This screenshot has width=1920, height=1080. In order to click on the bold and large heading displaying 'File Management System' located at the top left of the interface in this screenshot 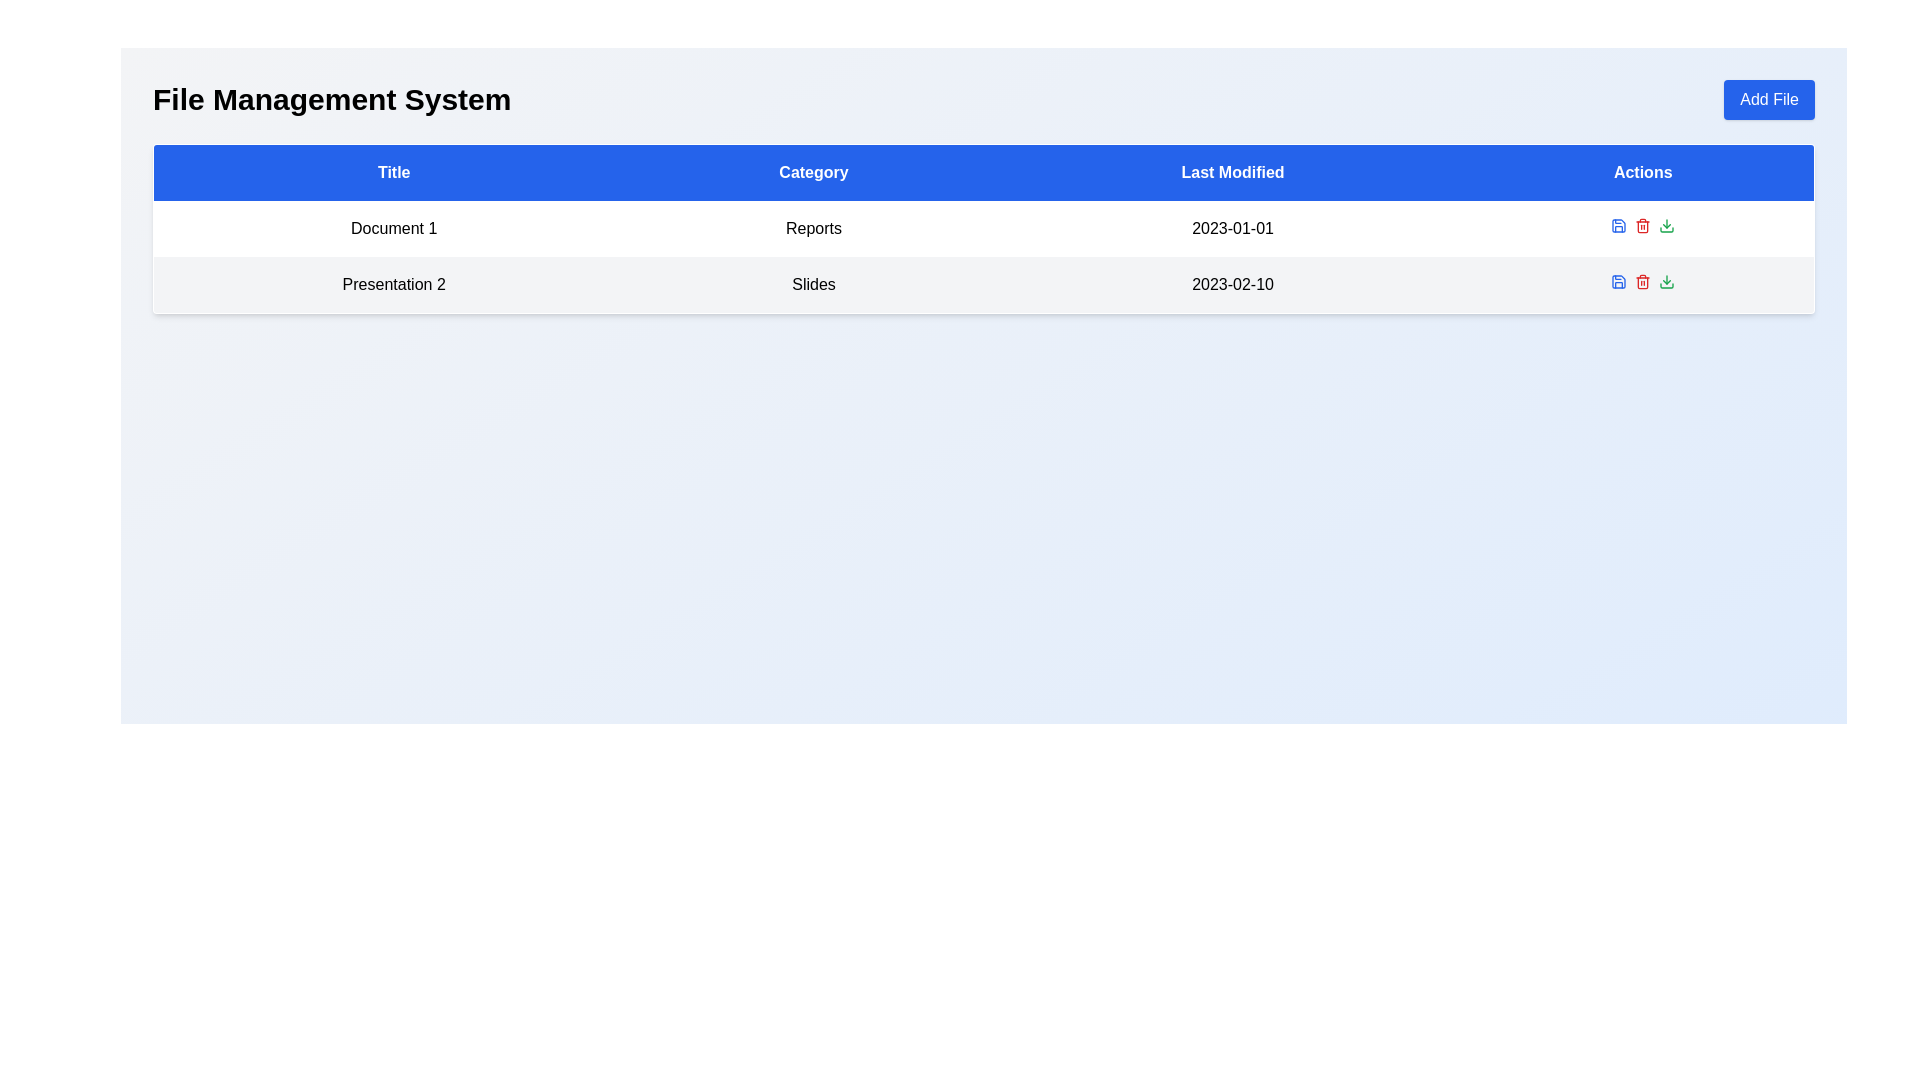, I will do `click(332, 100)`.